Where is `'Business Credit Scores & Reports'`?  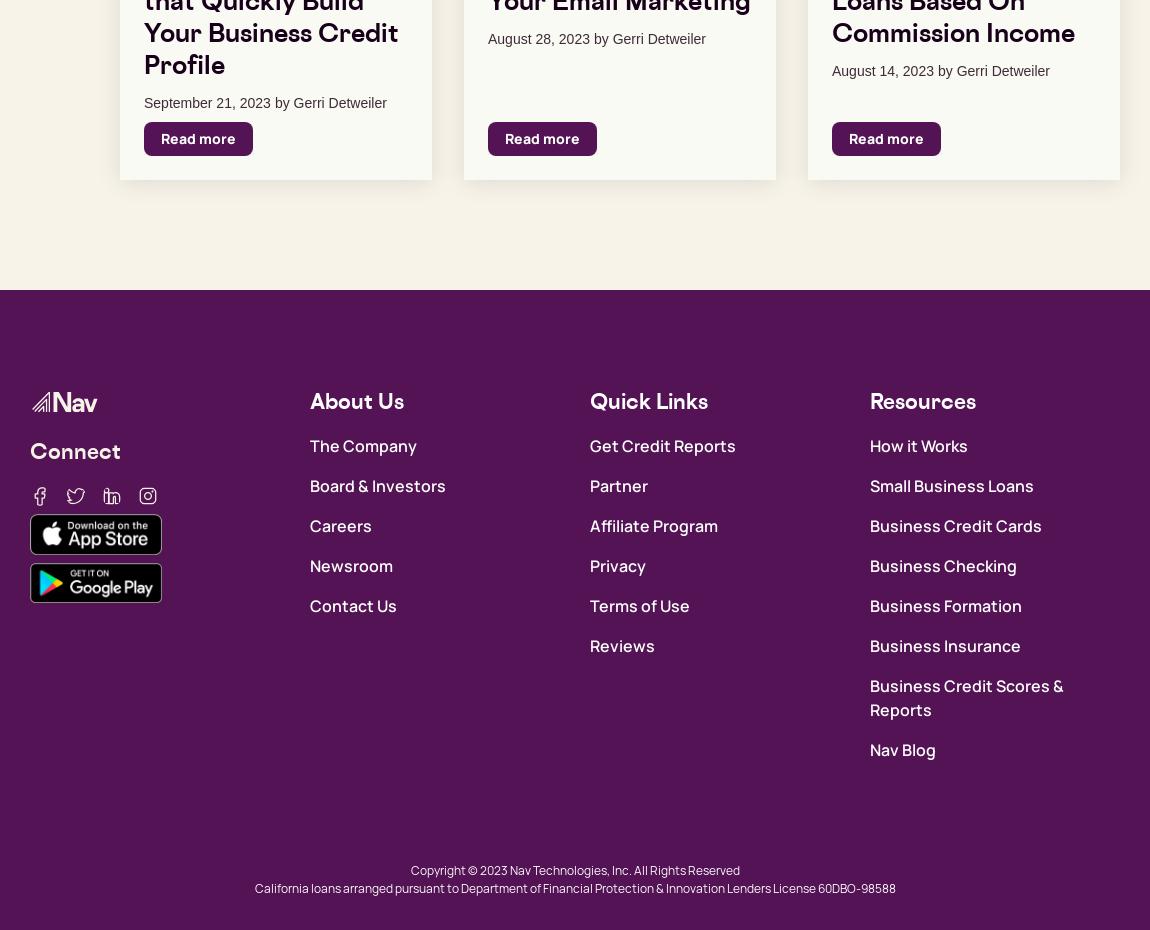
'Business Credit Scores & Reports' is located at coordinates (967, 696).